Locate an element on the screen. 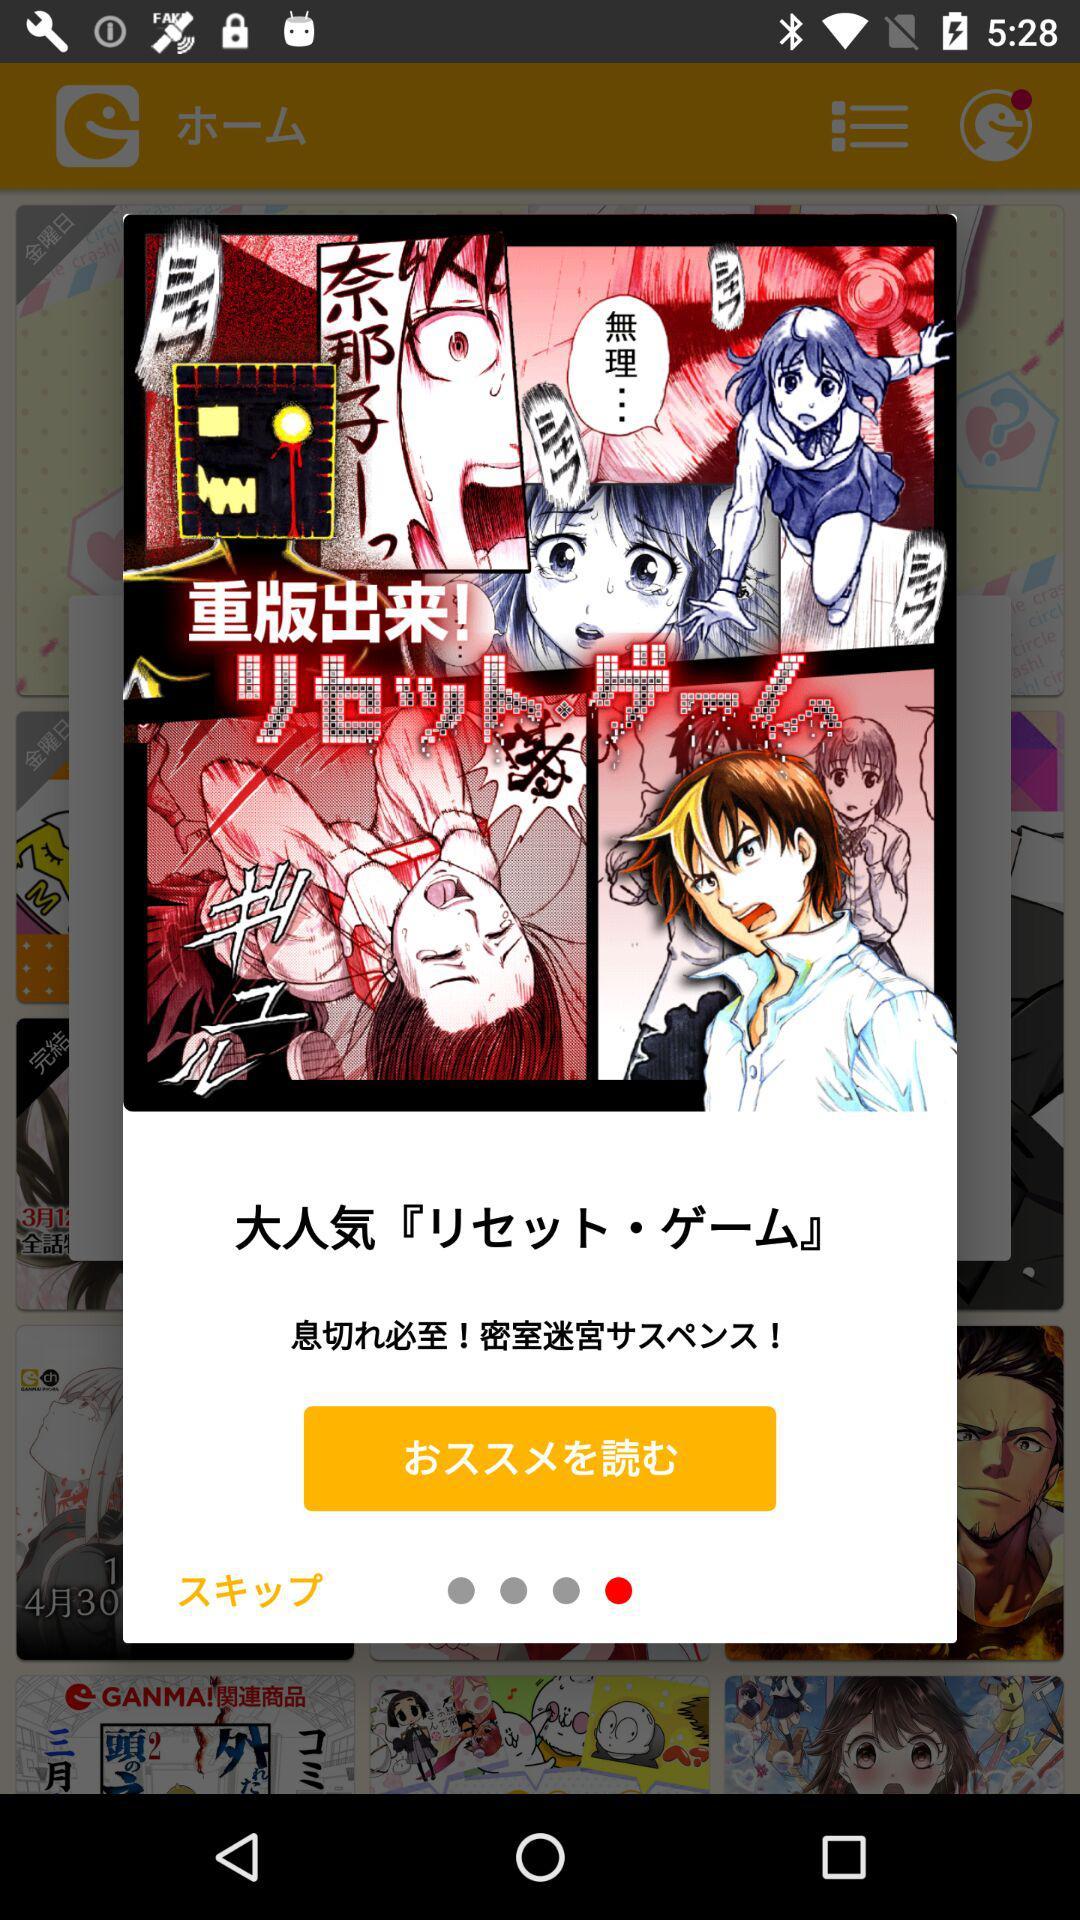 The width and height of the screenshot is (1080, 1920). item at the bottom left corner is located at coordinates (248, 1589).